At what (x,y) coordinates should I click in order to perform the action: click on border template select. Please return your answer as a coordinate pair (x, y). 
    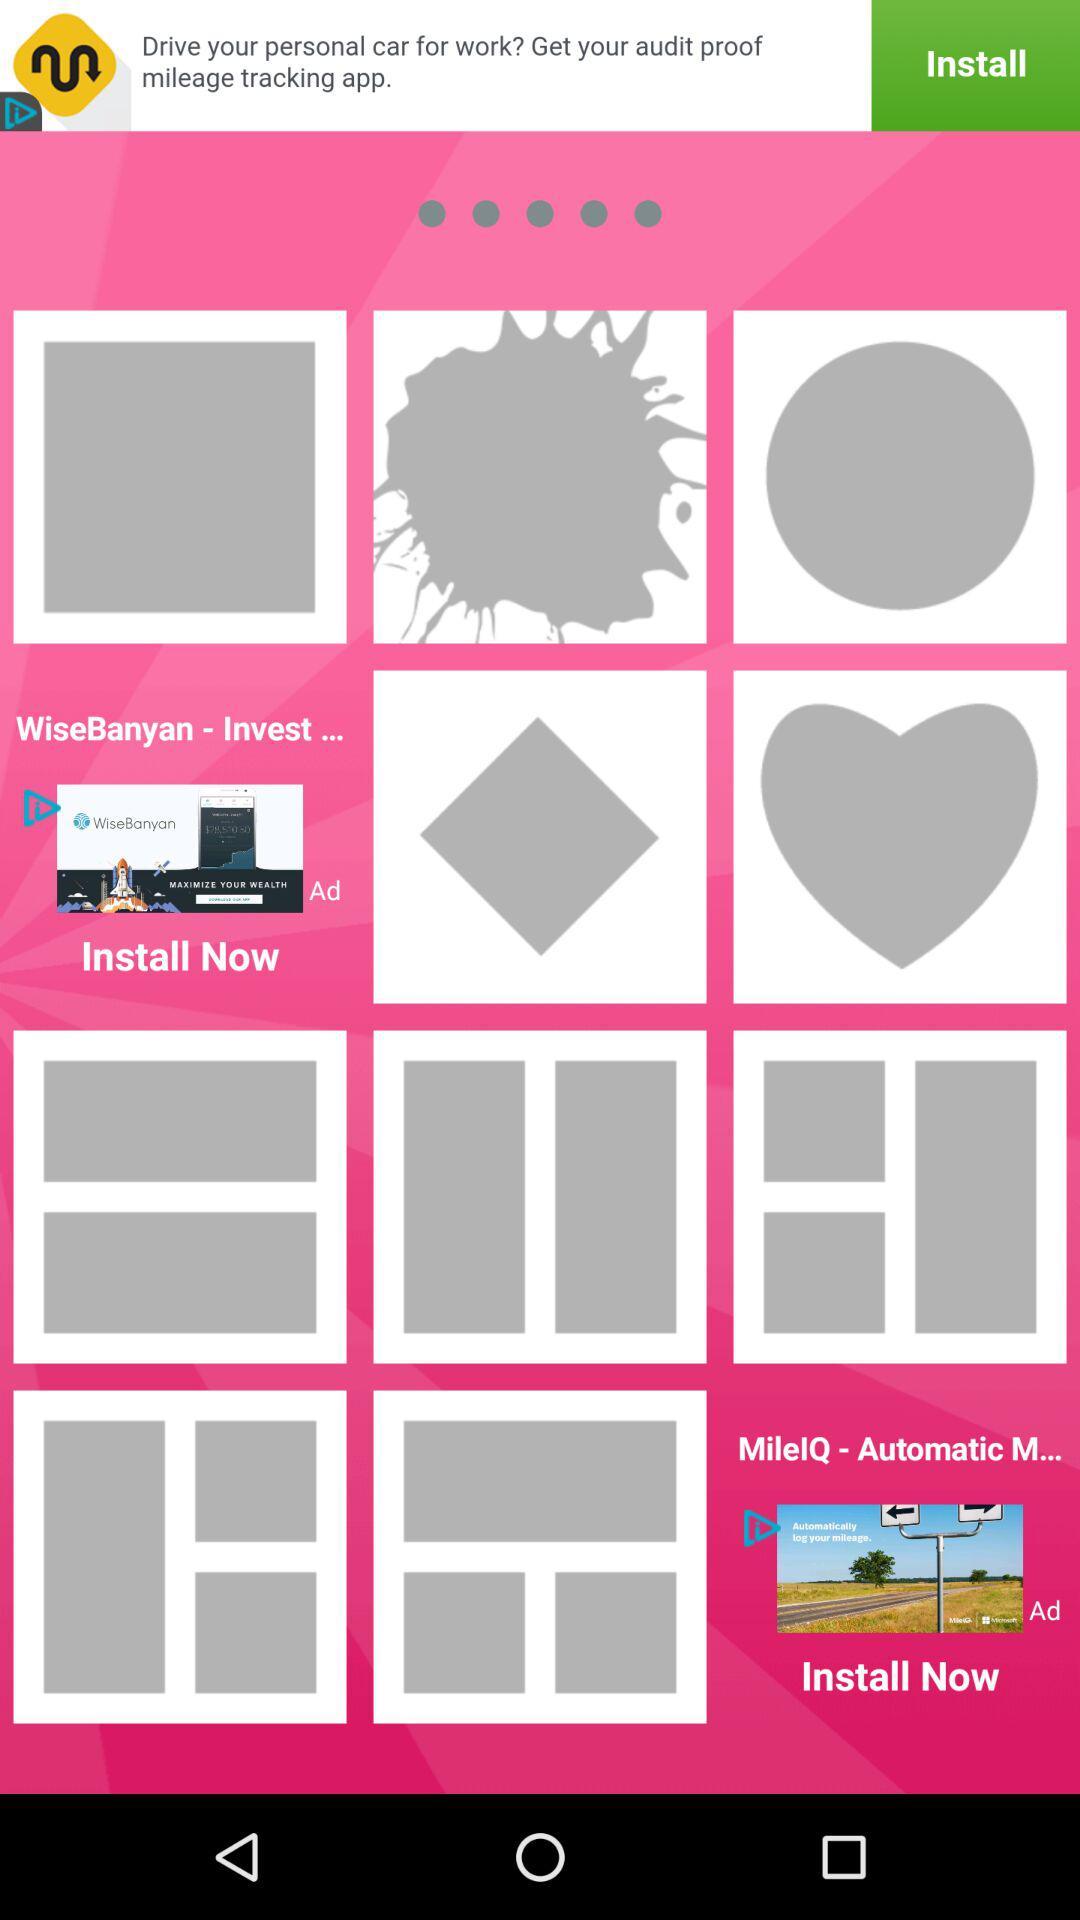
    Looking at the image, I should click on (898, 475).